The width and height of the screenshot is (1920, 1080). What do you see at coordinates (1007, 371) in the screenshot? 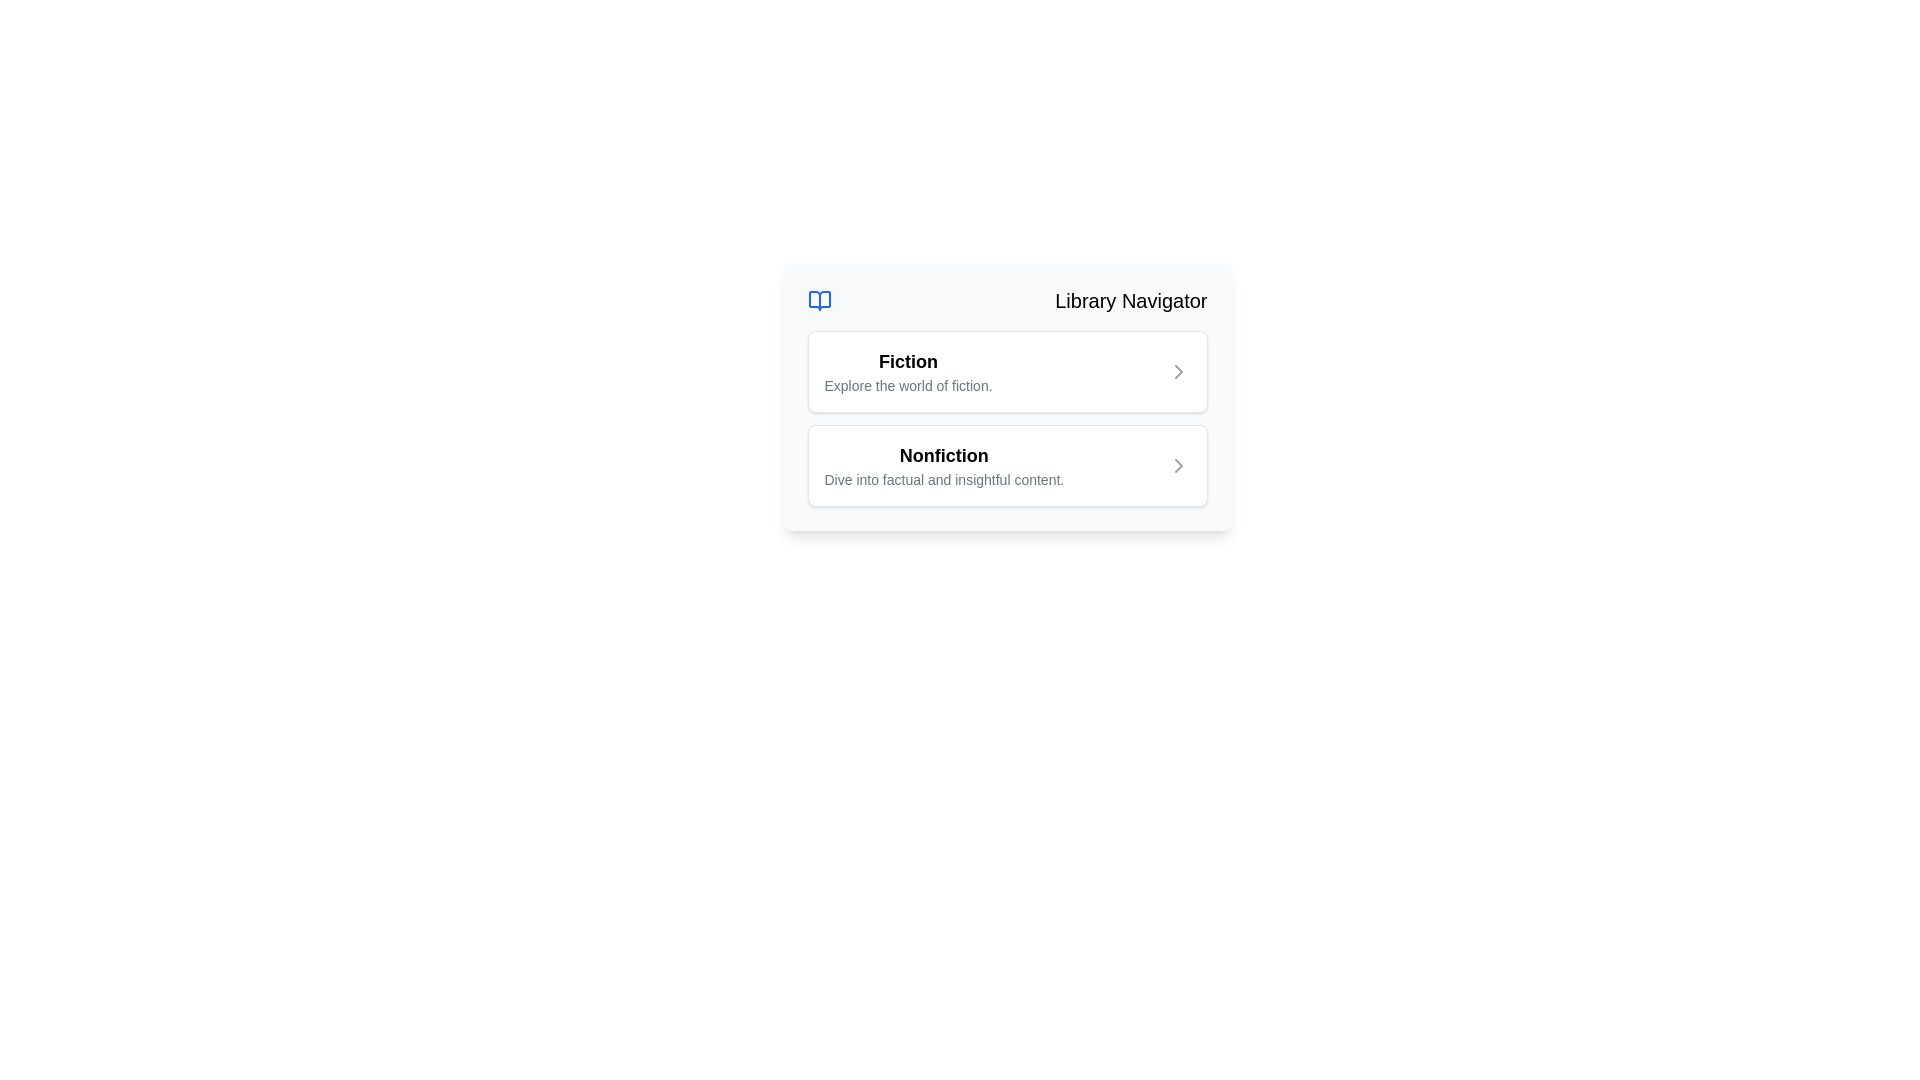
I see `the first Card-style option selector in the 'Library Navigator' panel` at bounding box center [1007, 371].